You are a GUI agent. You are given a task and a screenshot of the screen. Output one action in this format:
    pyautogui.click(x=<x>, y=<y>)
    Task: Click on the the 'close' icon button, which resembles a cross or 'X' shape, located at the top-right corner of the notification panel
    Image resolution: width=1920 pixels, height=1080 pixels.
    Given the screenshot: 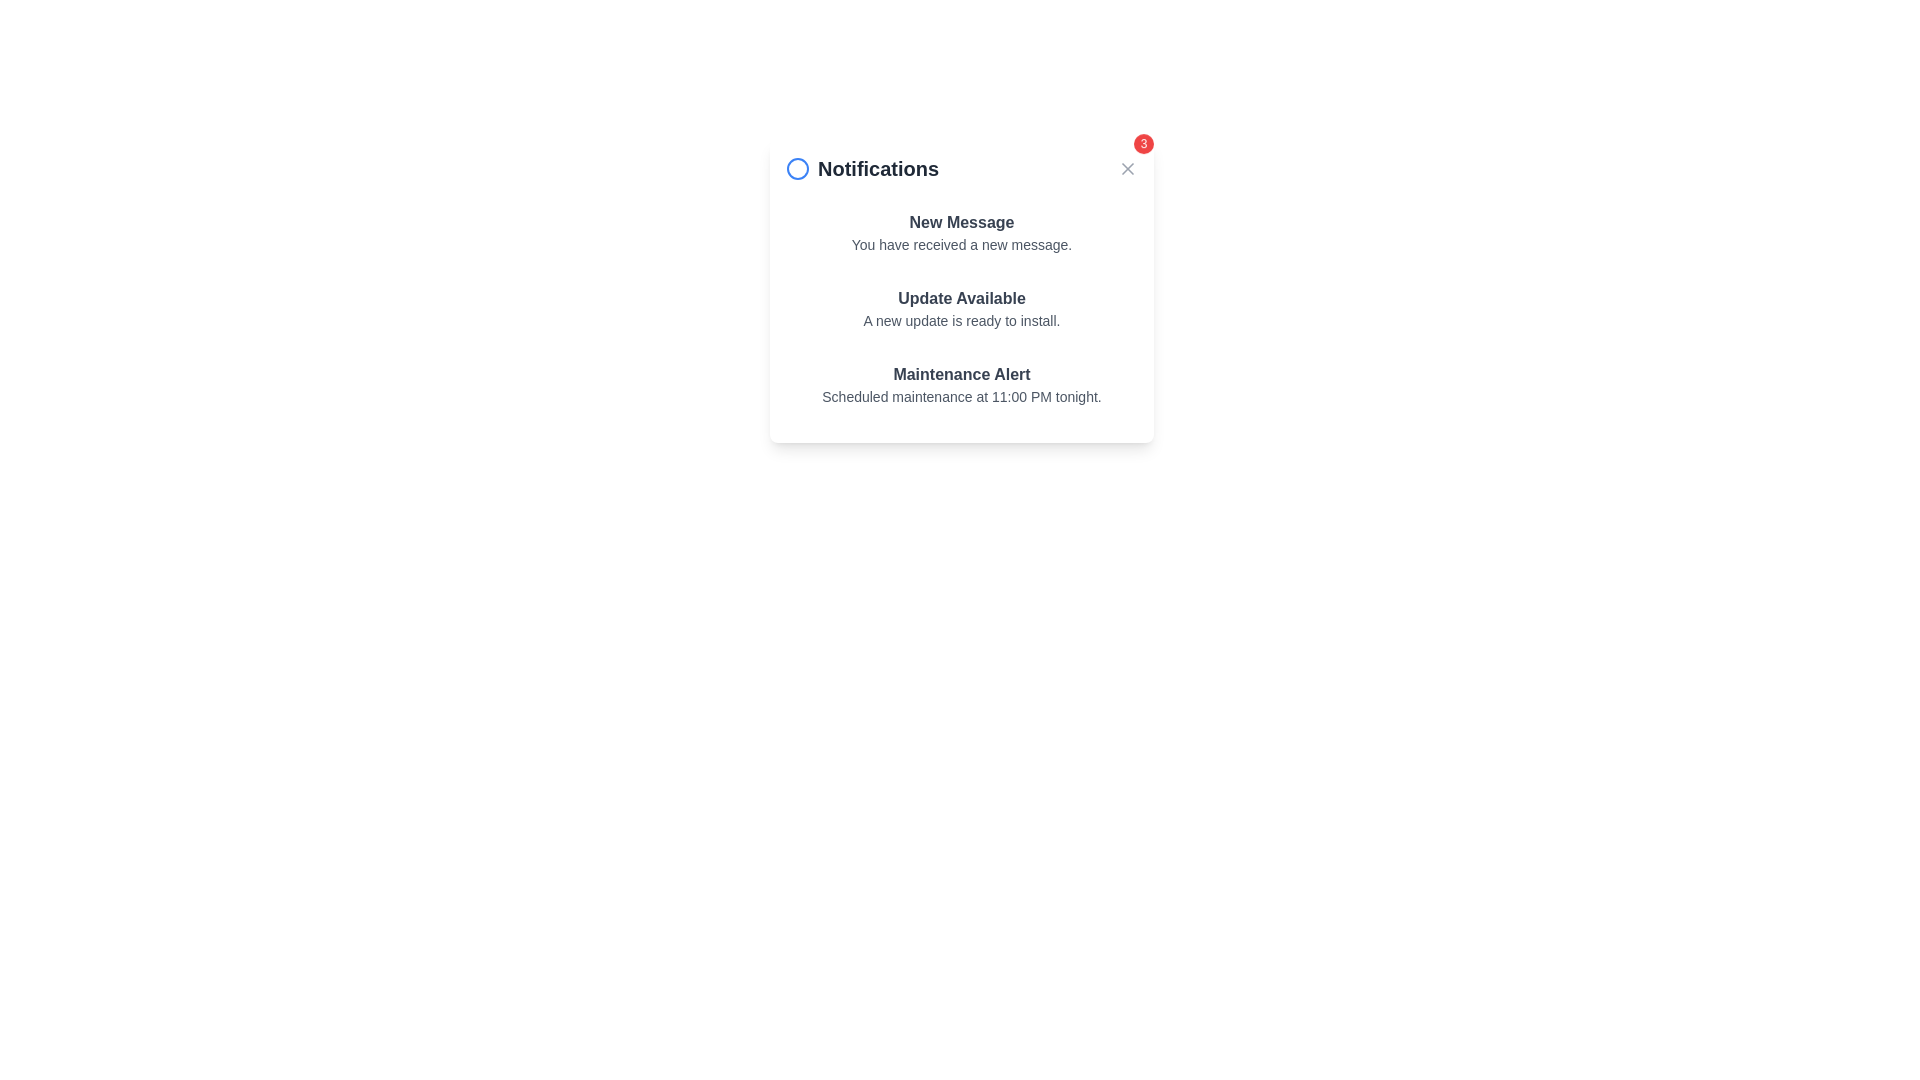 What is the action you would take?
    pyautogui.click(x=1128, y=168)
    